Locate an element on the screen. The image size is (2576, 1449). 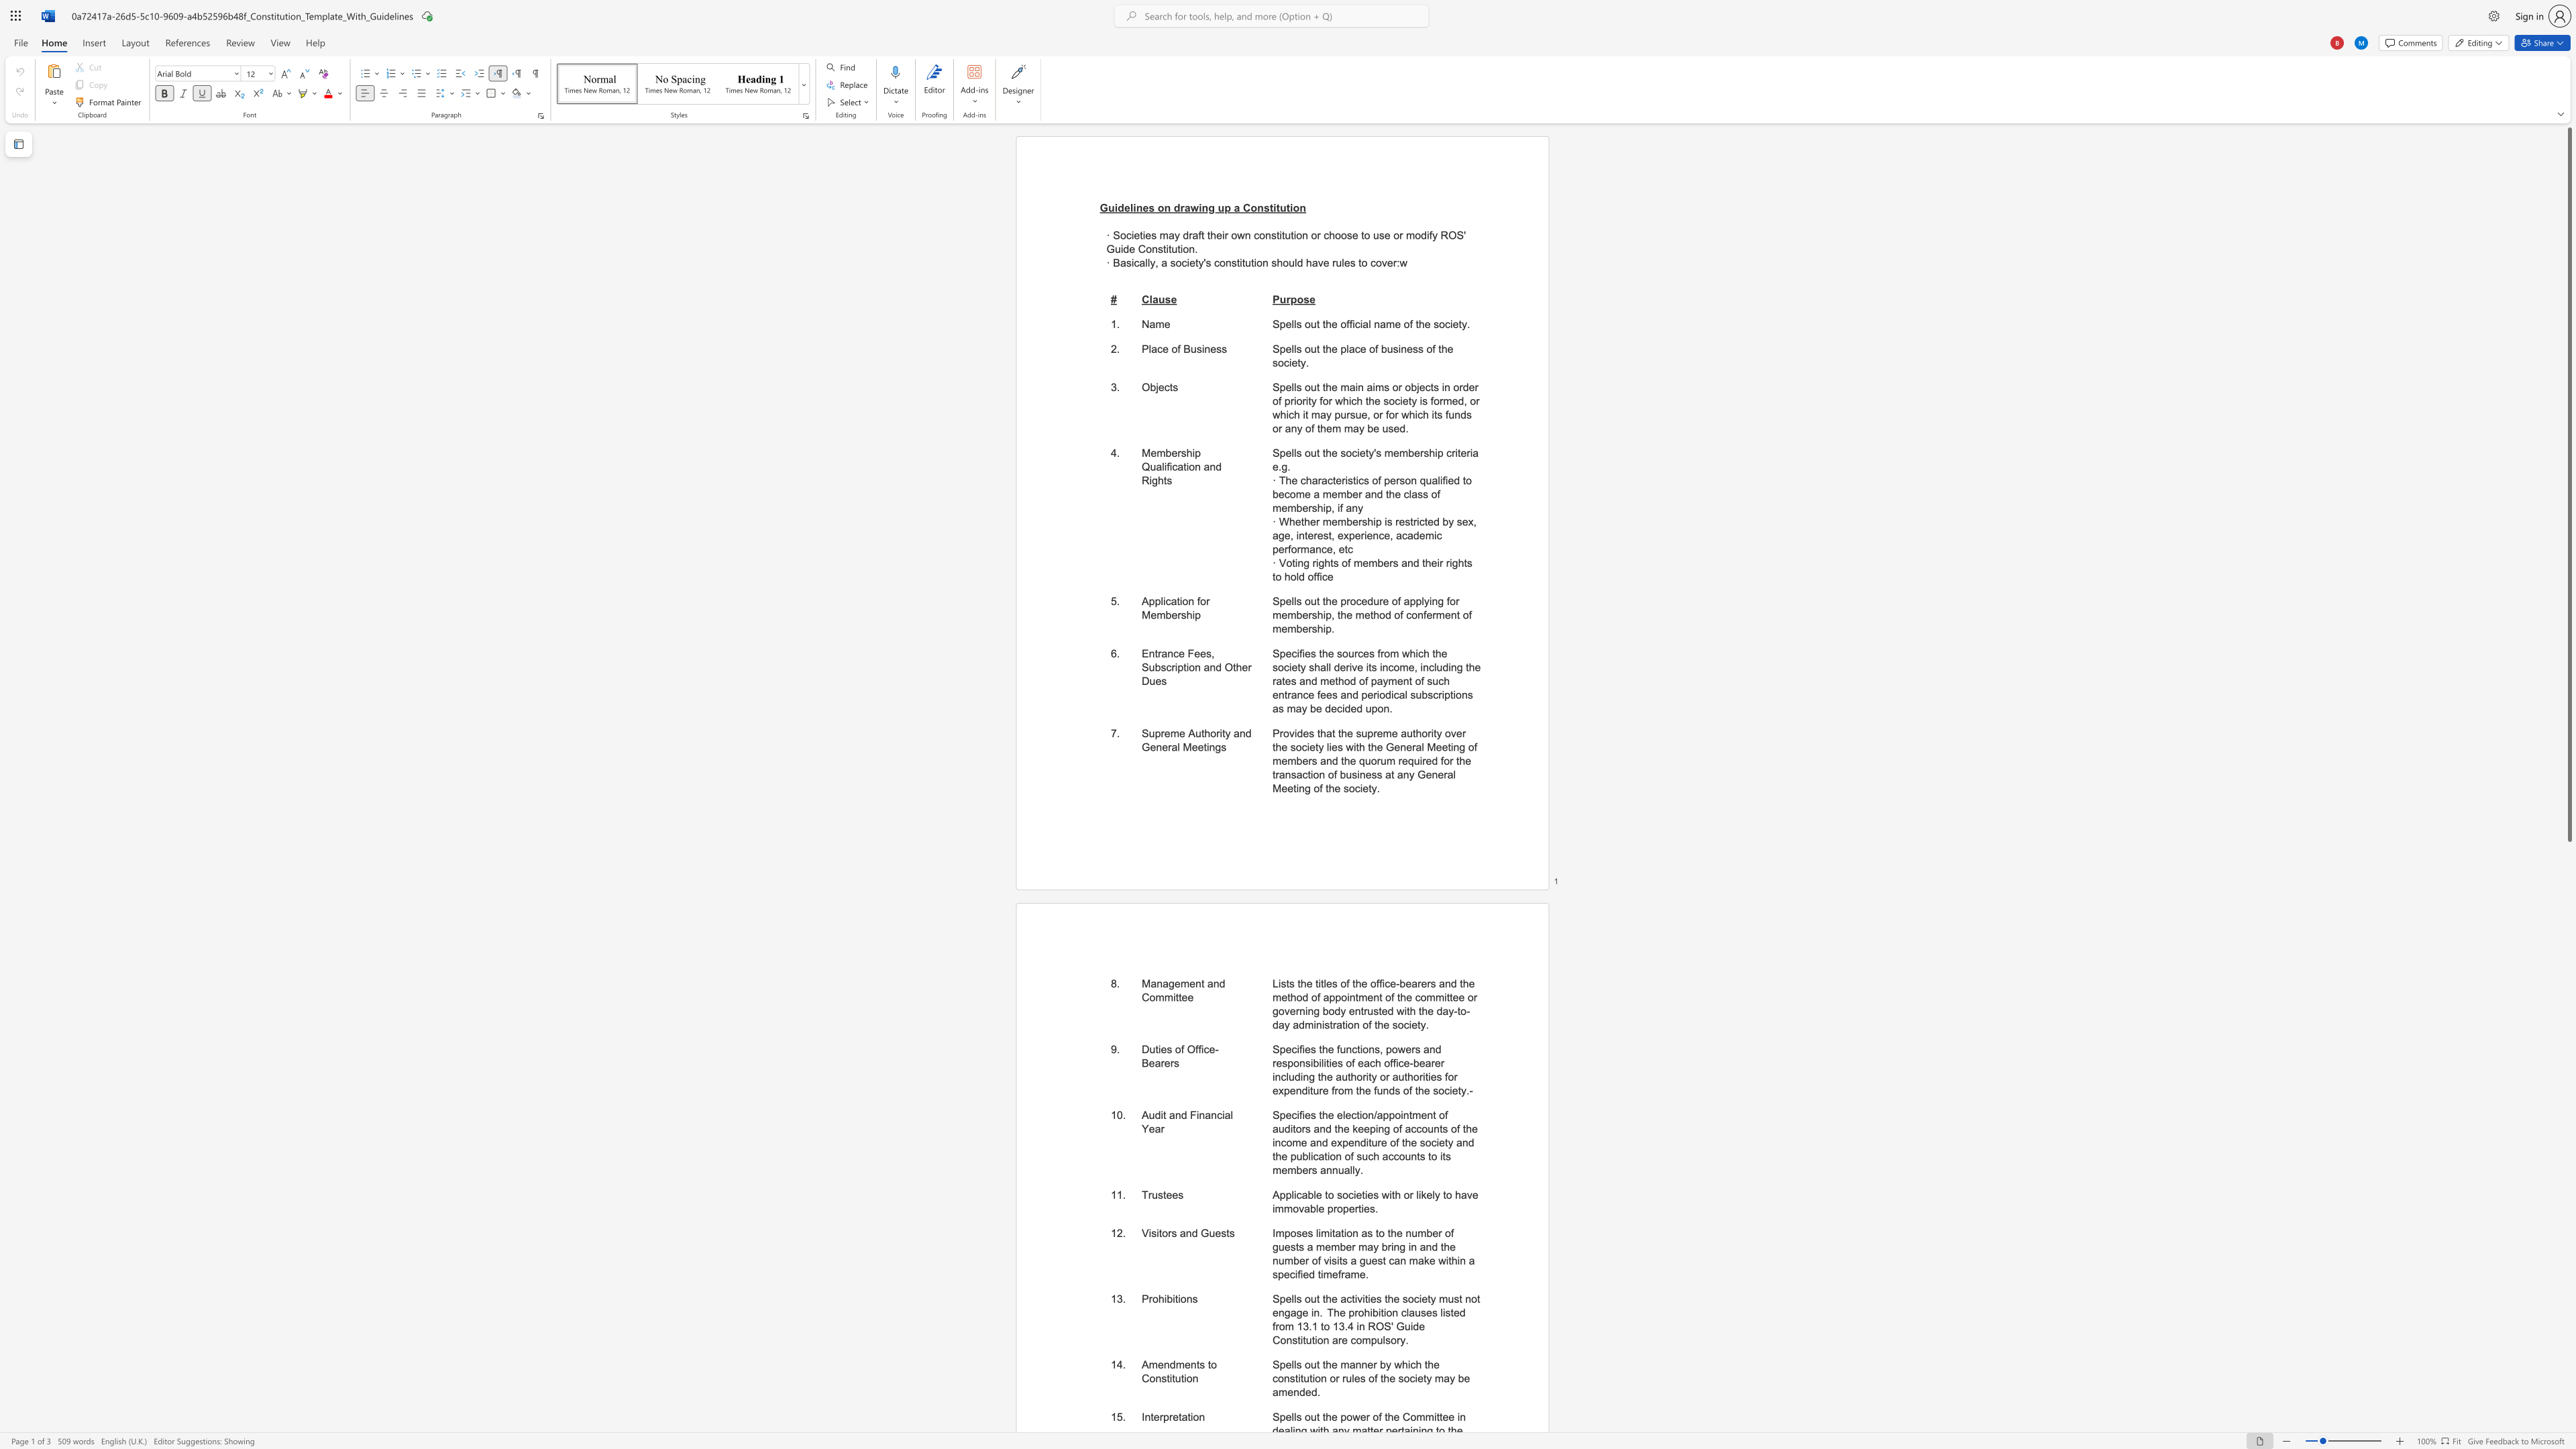
the side scrollbar to bring the page down is located at coordinates (2568, 1186).